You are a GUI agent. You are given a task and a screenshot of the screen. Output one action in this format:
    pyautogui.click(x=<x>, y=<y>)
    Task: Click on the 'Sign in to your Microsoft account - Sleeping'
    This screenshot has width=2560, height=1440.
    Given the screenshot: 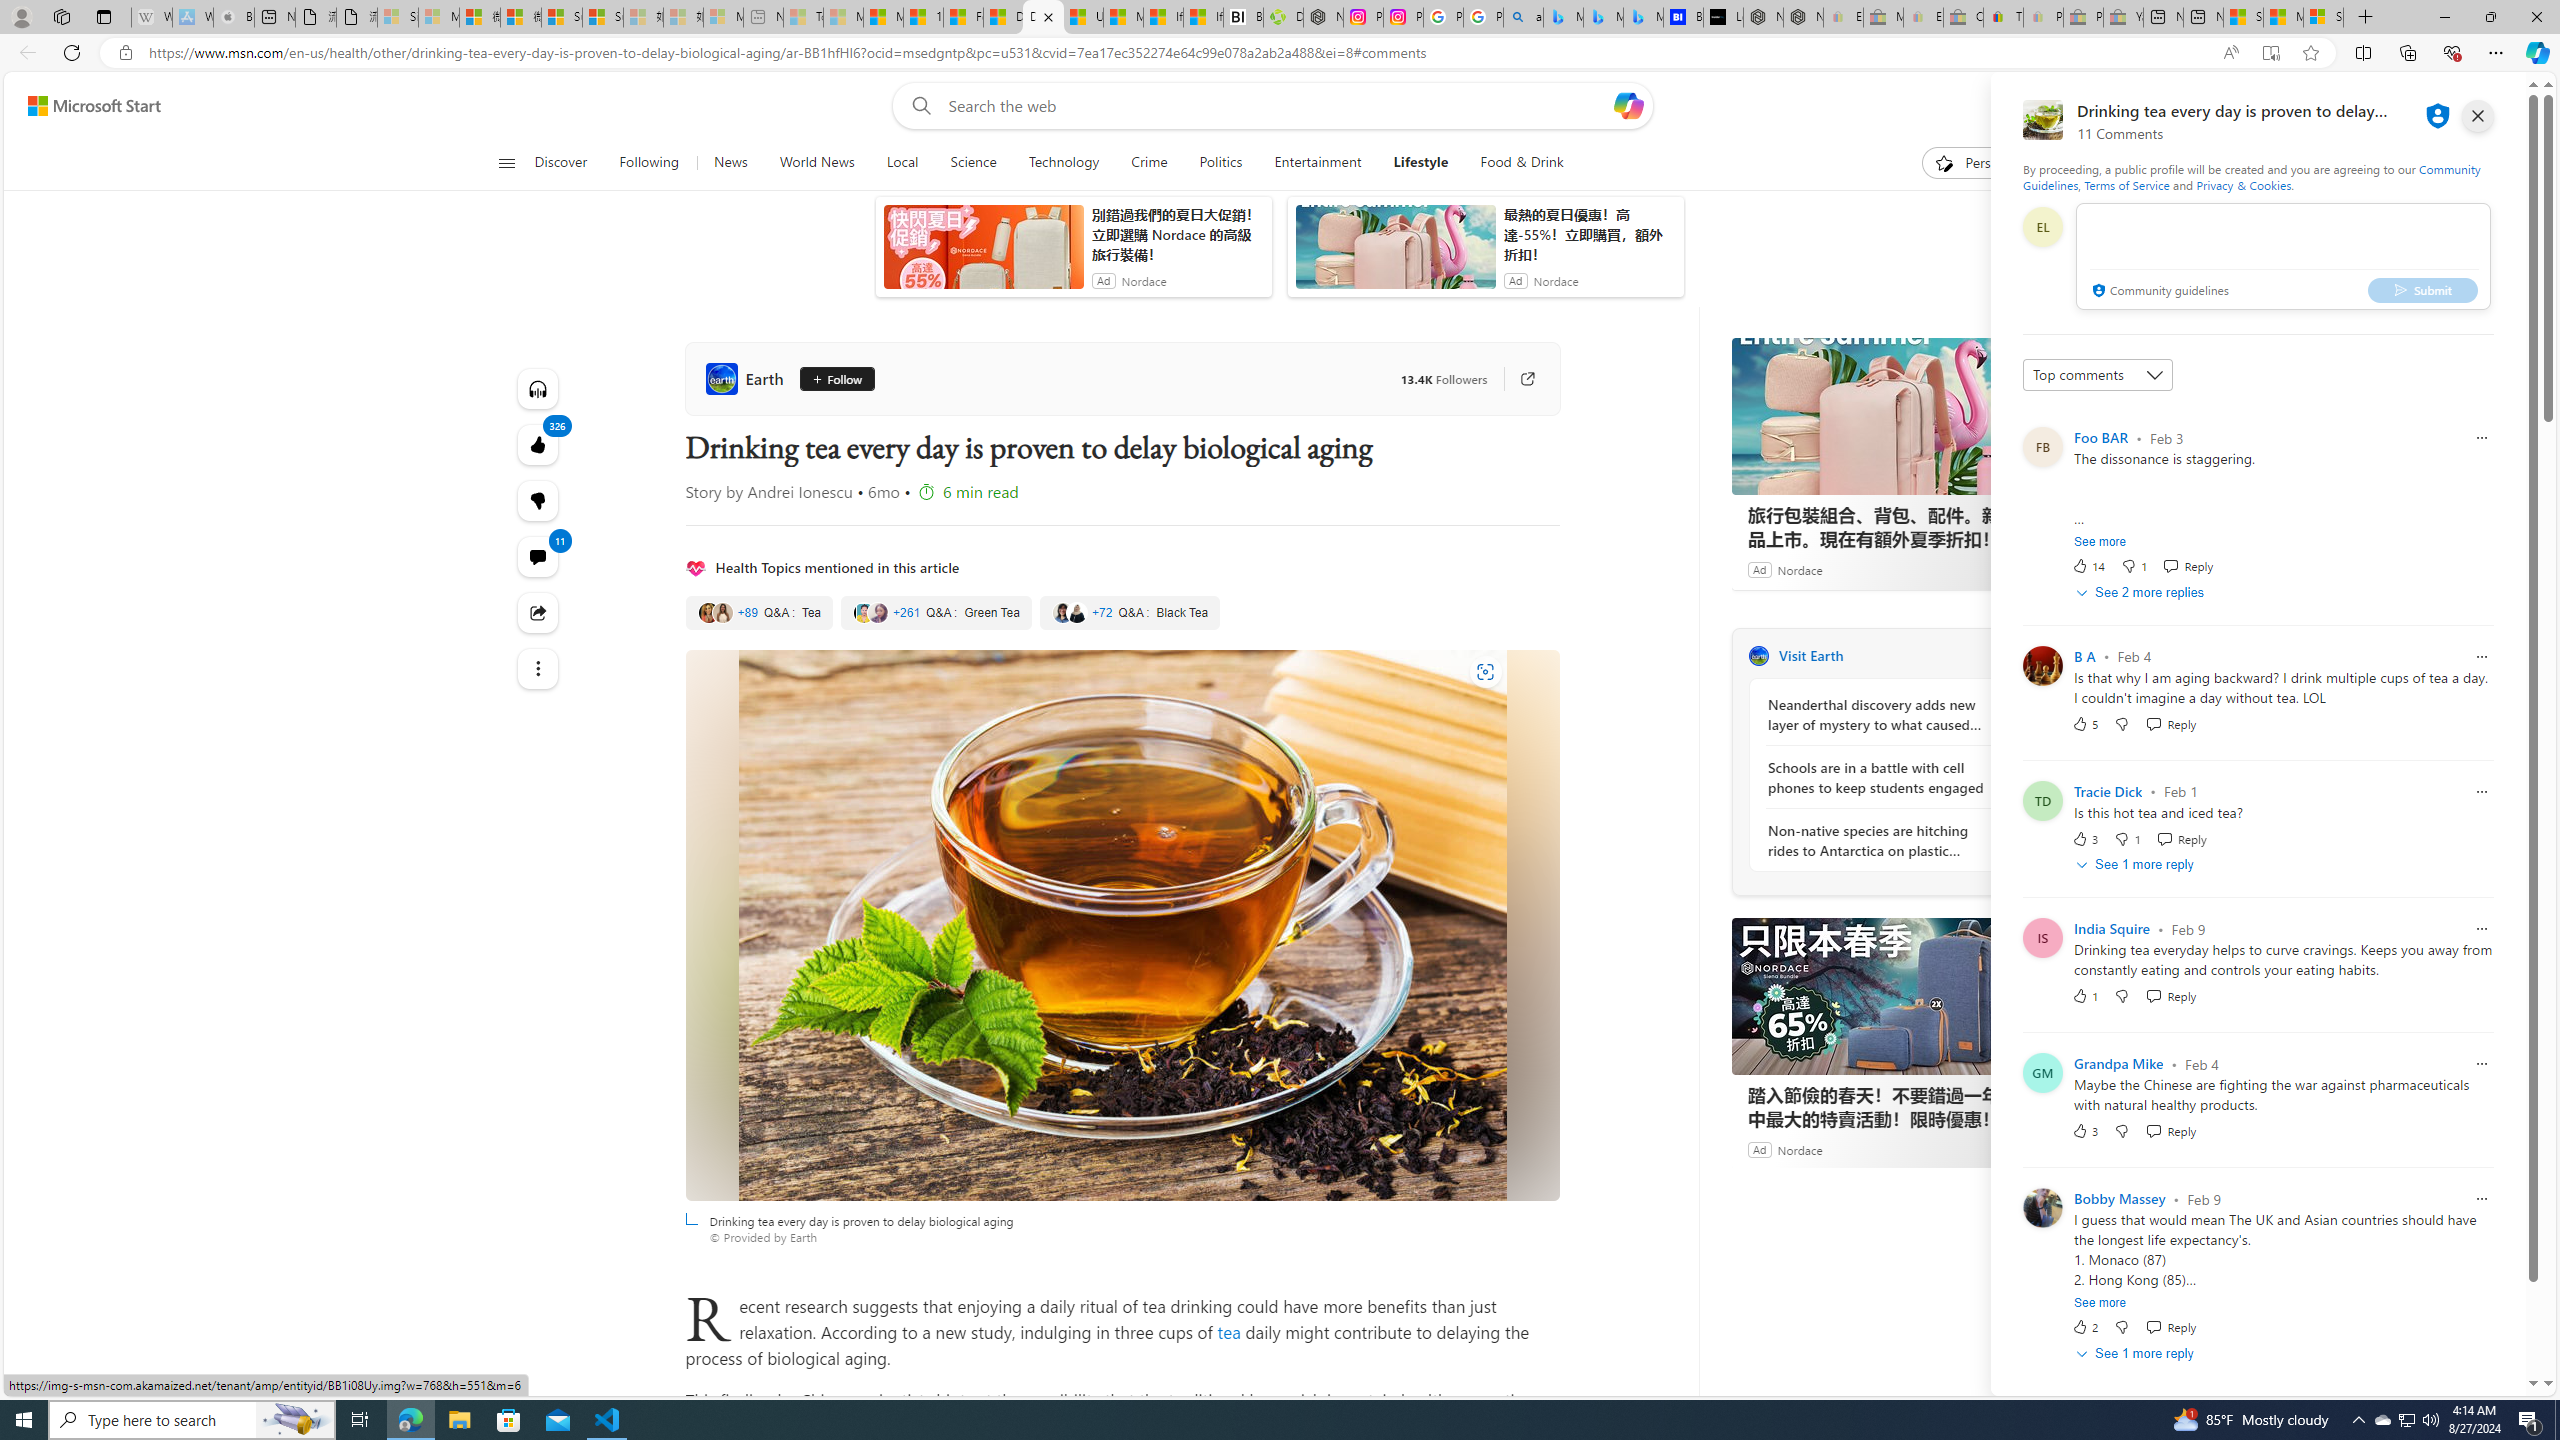 What is the action you would take?
    pyautogui.click(x=398, y=16)
    